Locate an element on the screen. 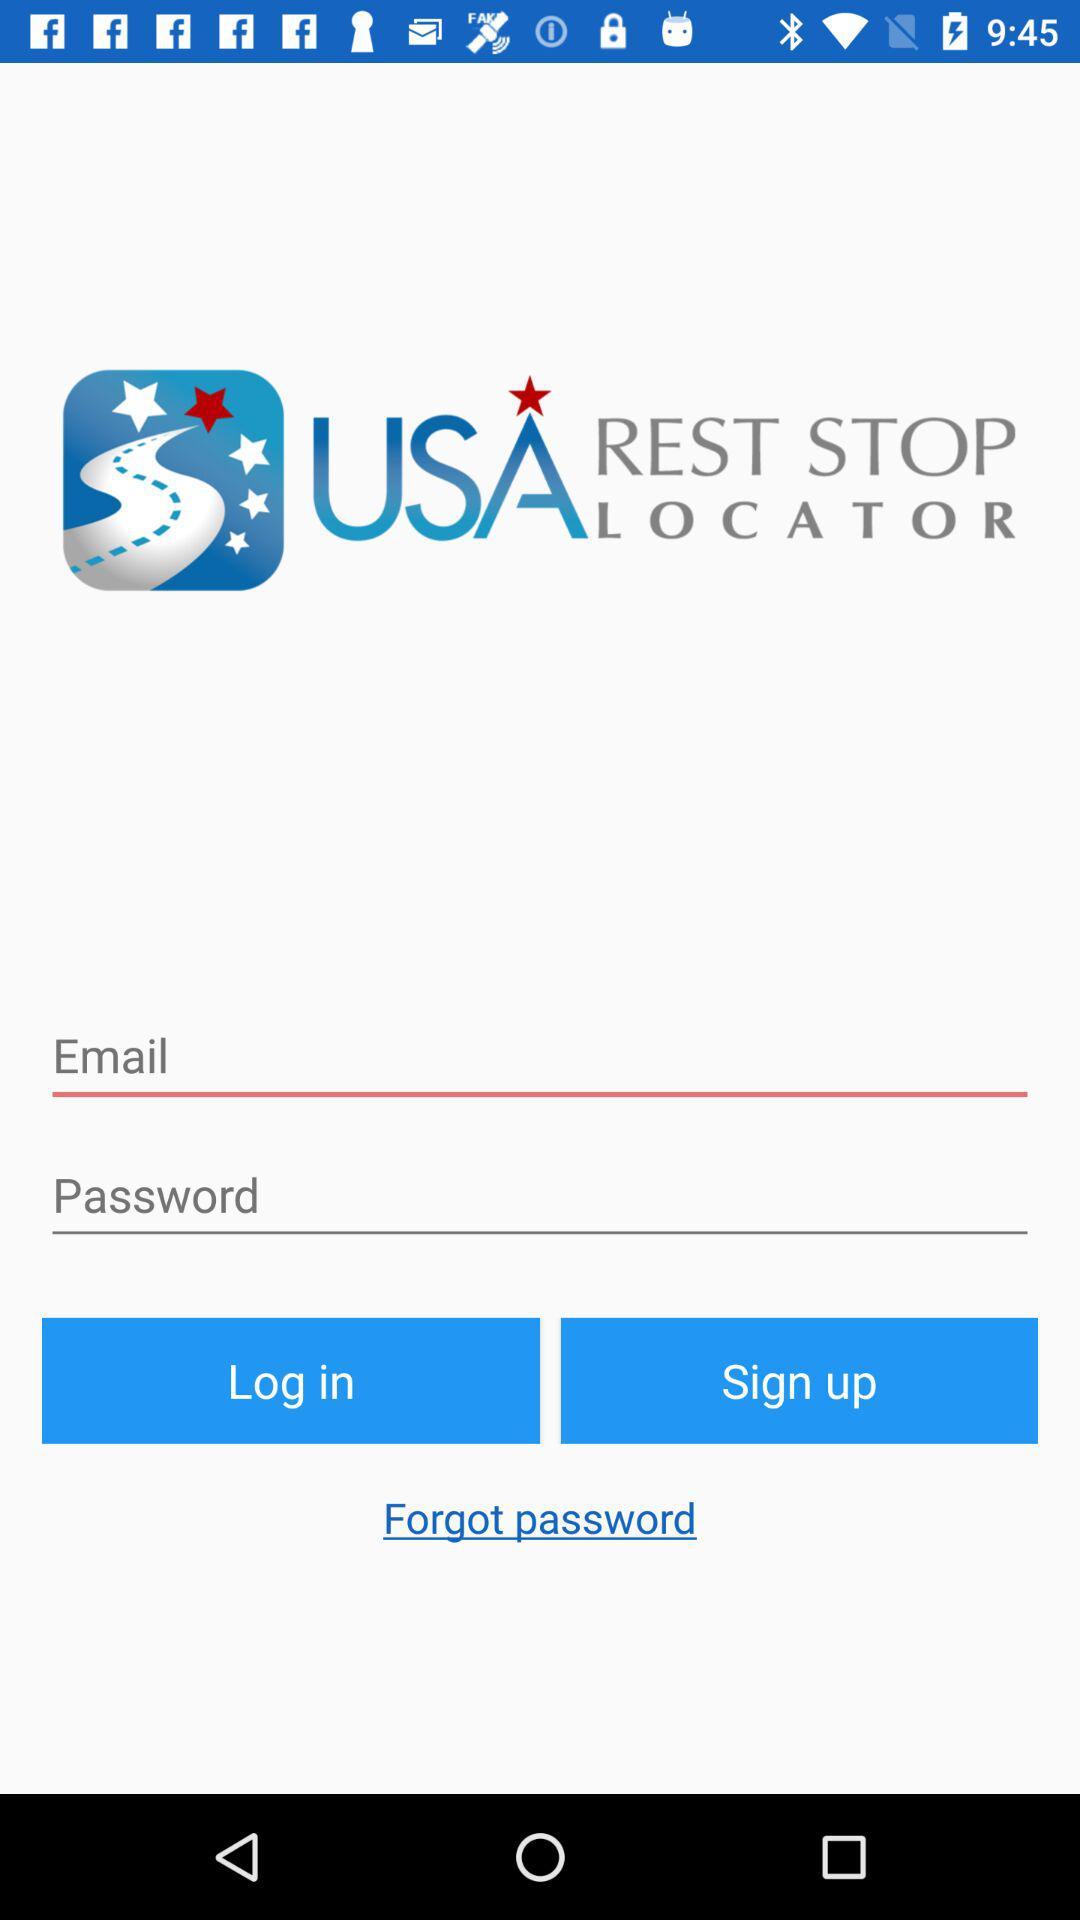  email is located at coordinates (540, 1055).